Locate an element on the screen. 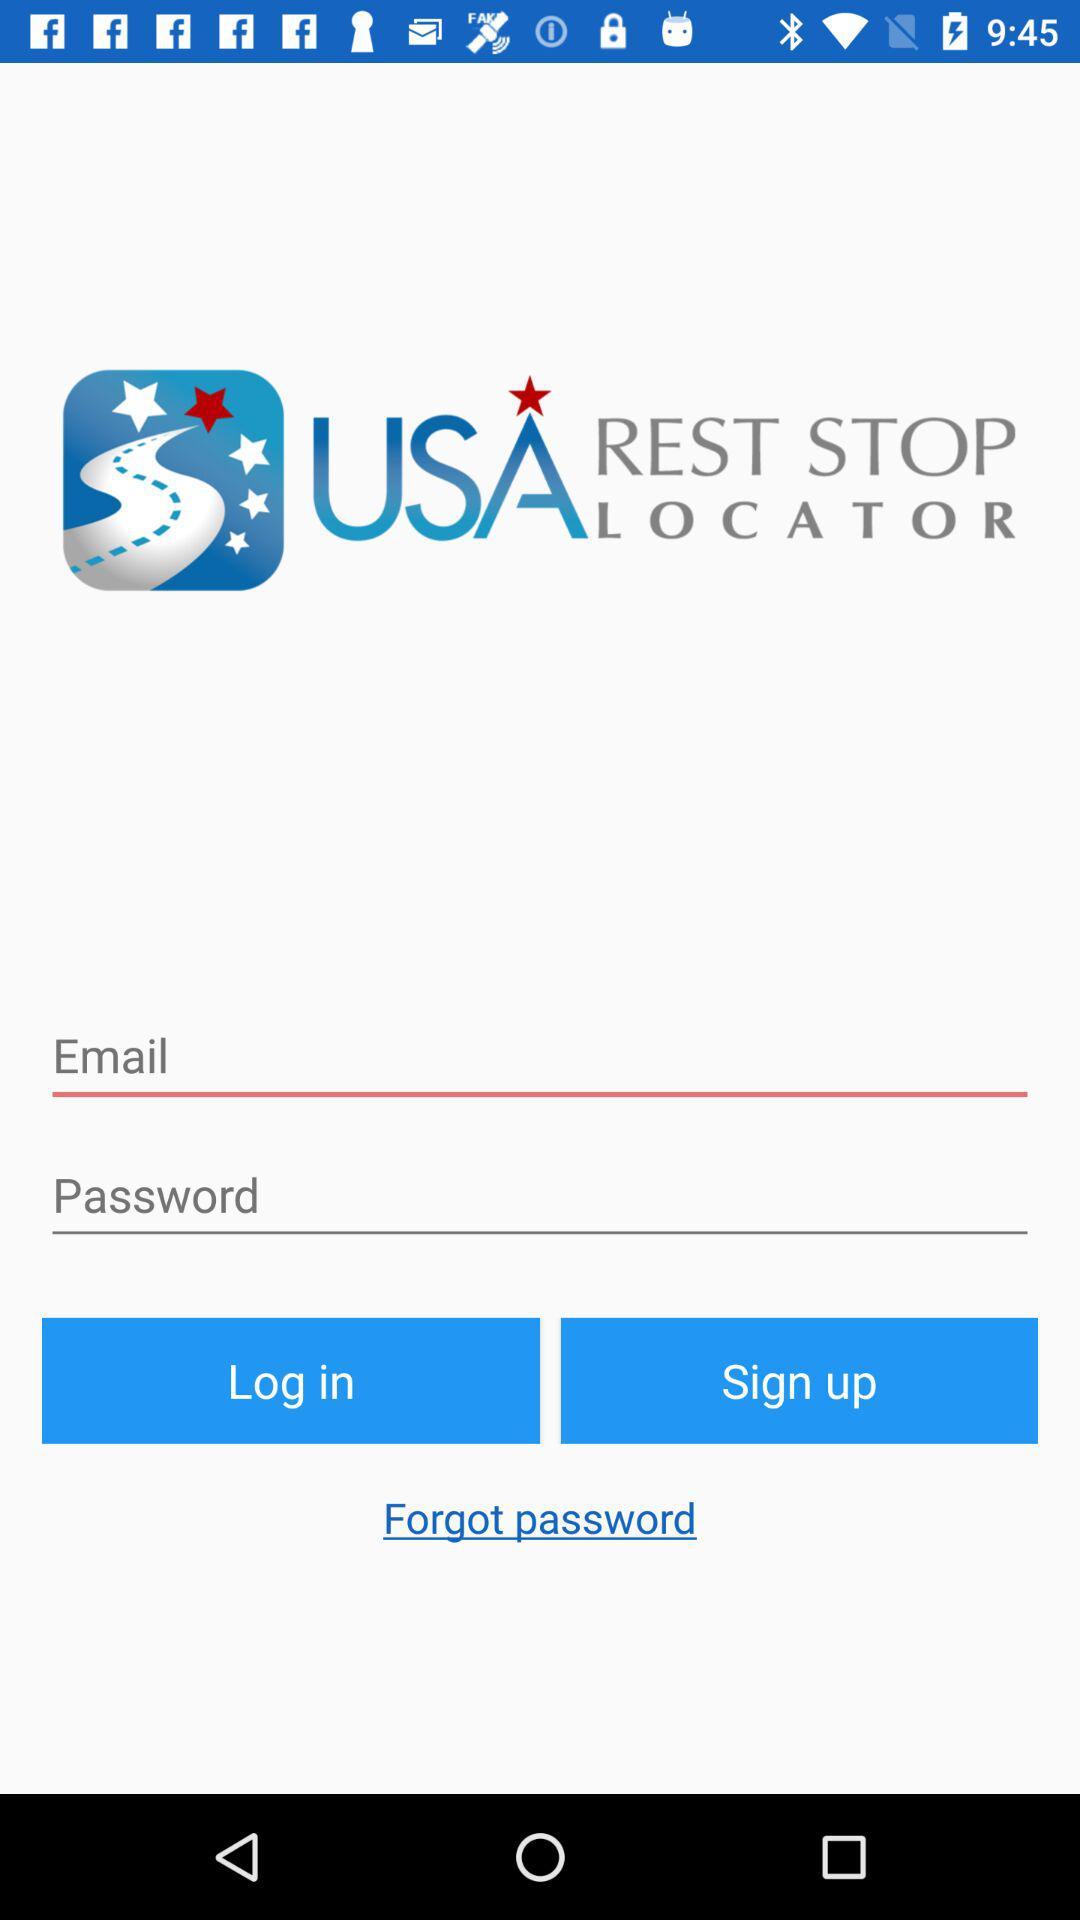  email is located at coordinates (540, 1055).